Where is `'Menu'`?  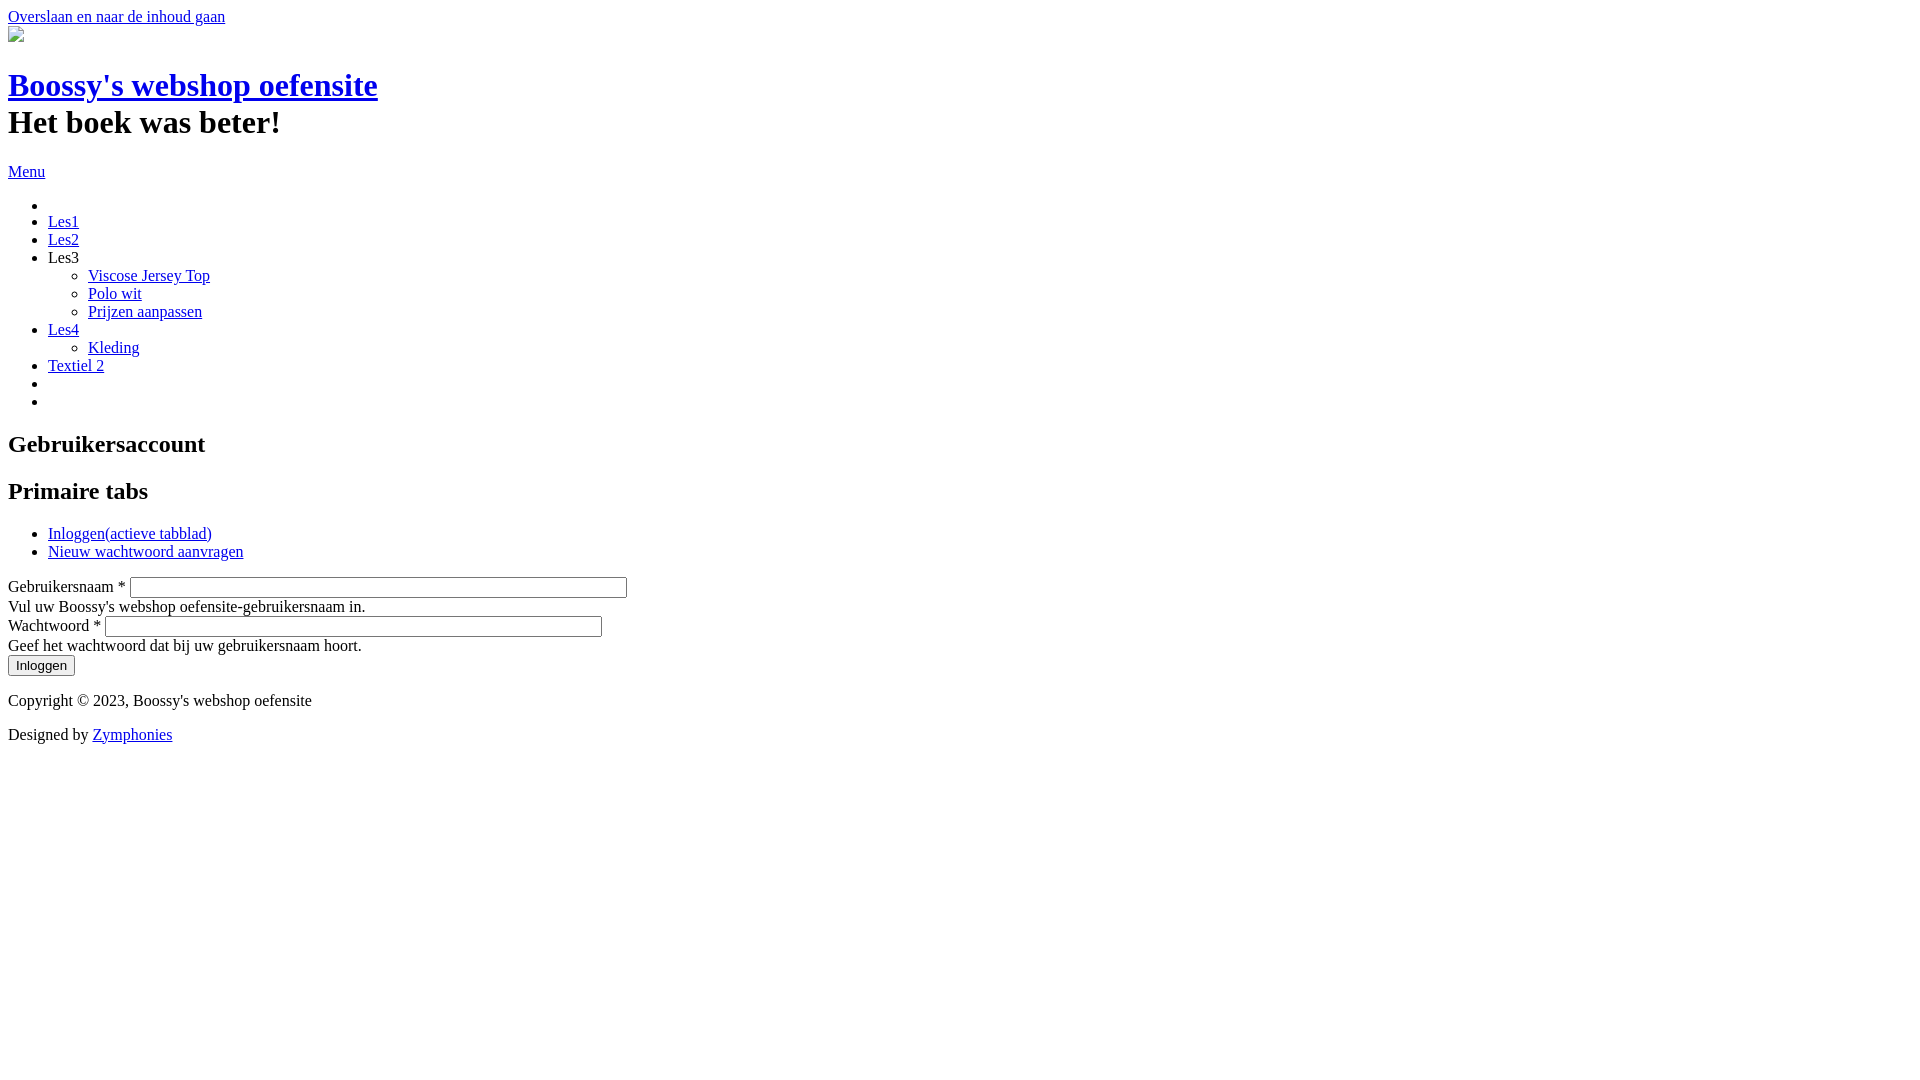 'Menu' is located at coordinates (8, 170).